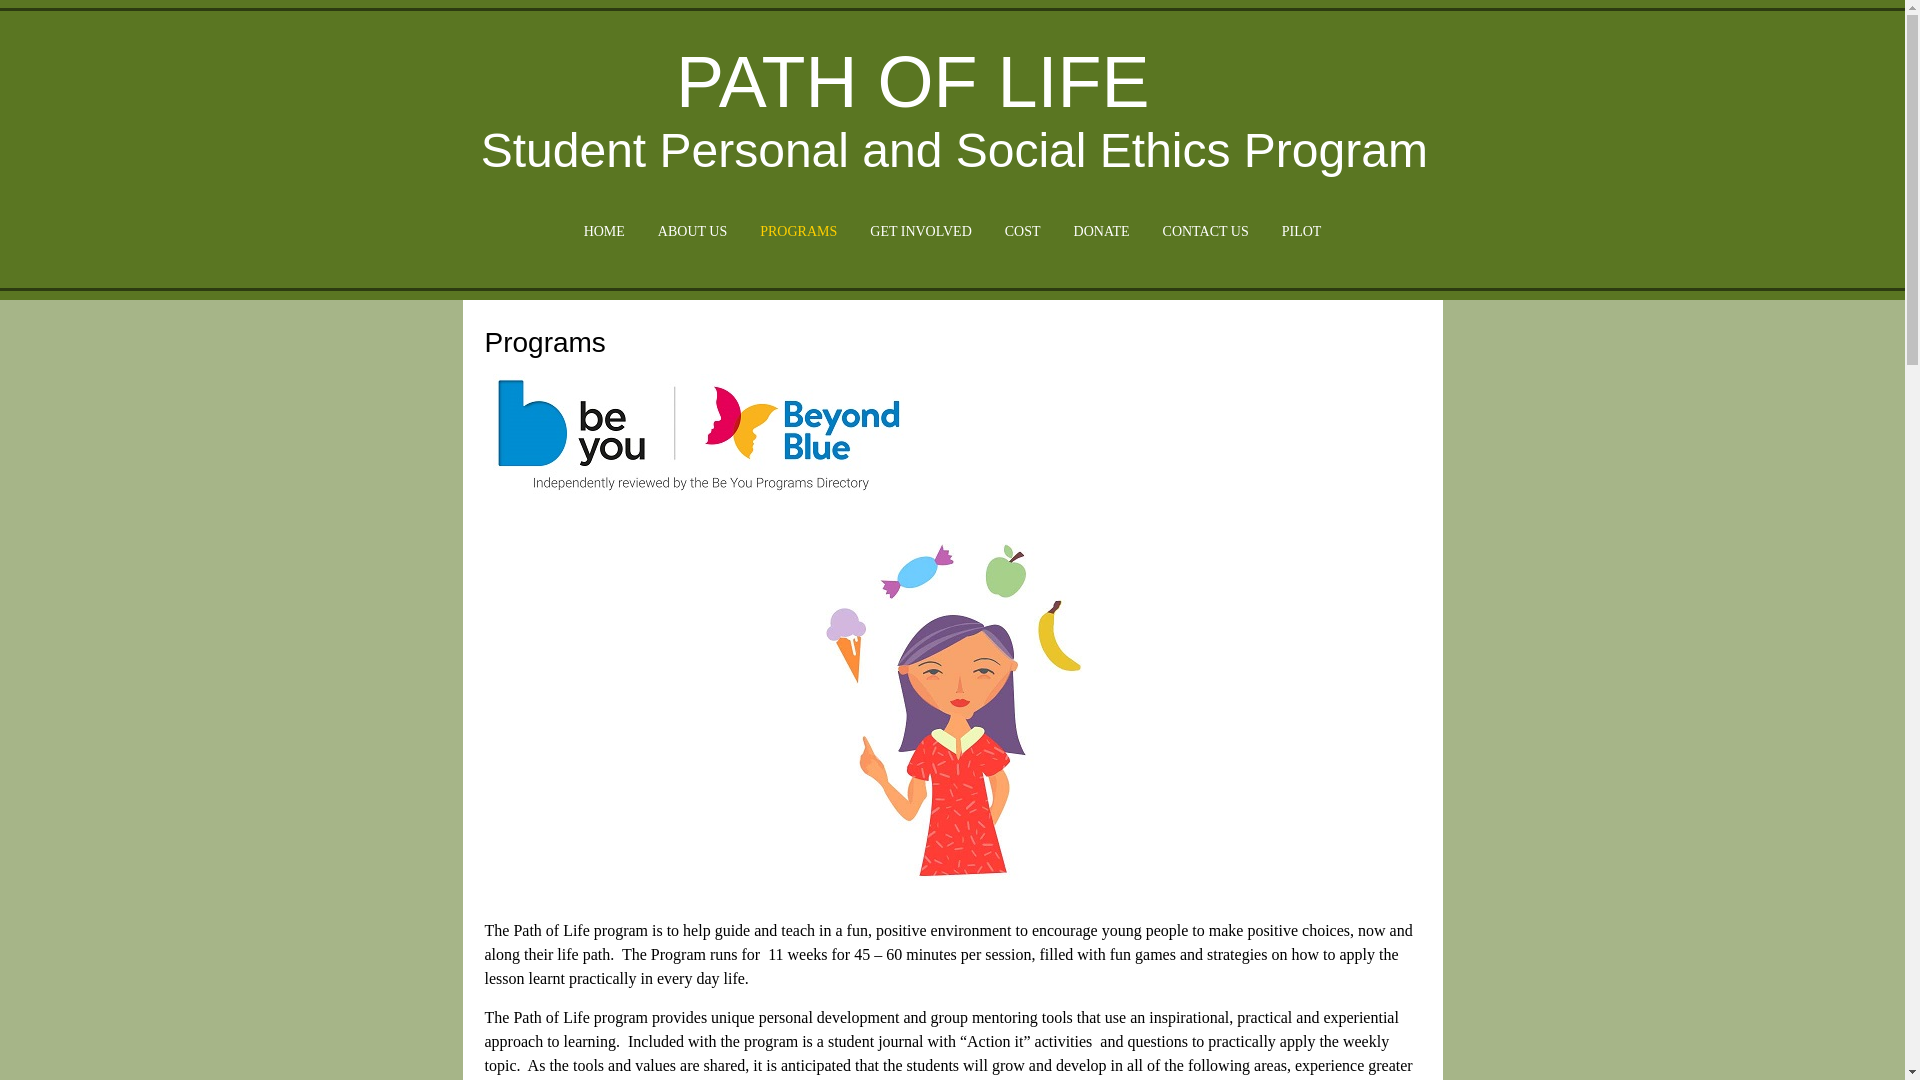 Image resolution: width=1920 pixels, height=1080 pixels. Describe the element at coordinates (797, 230) in the screenshot. I see `'PROGRAMS'` at that location.